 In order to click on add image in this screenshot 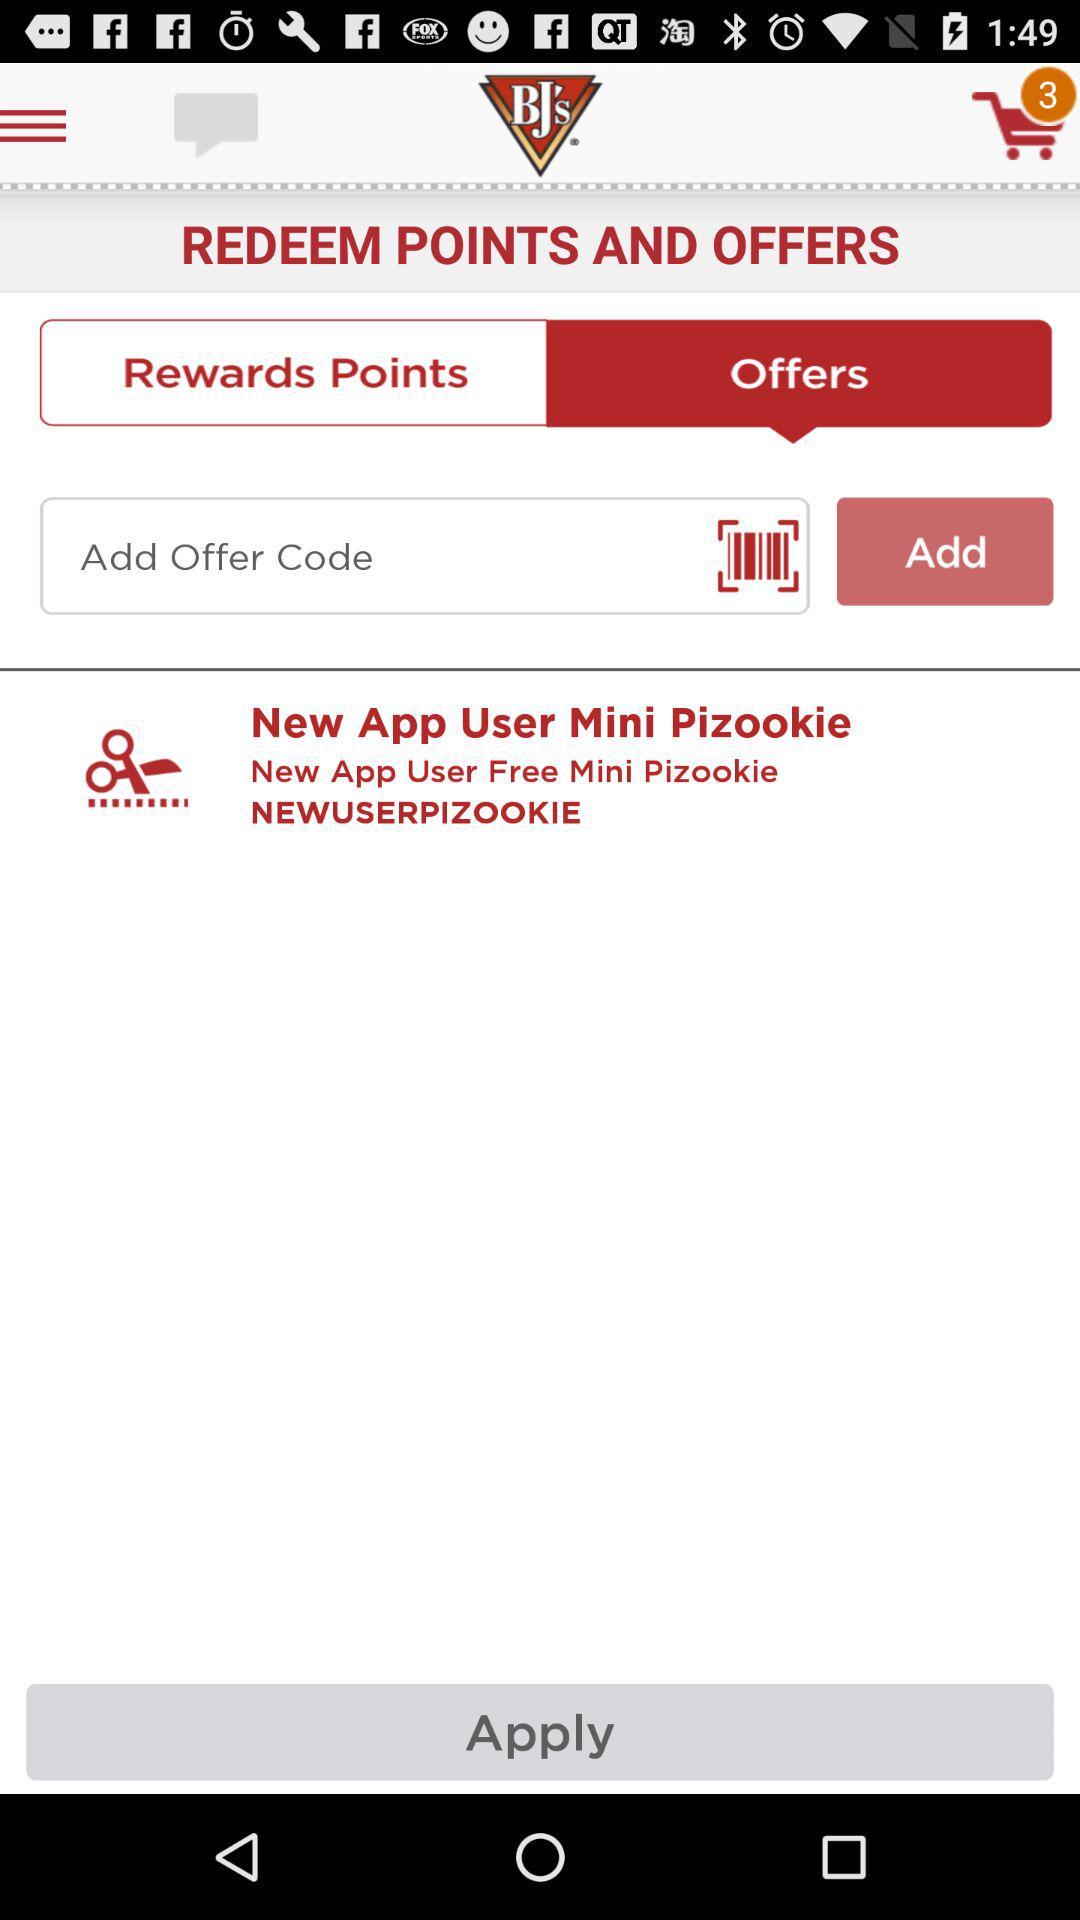, I will do `click(945, 551)`.